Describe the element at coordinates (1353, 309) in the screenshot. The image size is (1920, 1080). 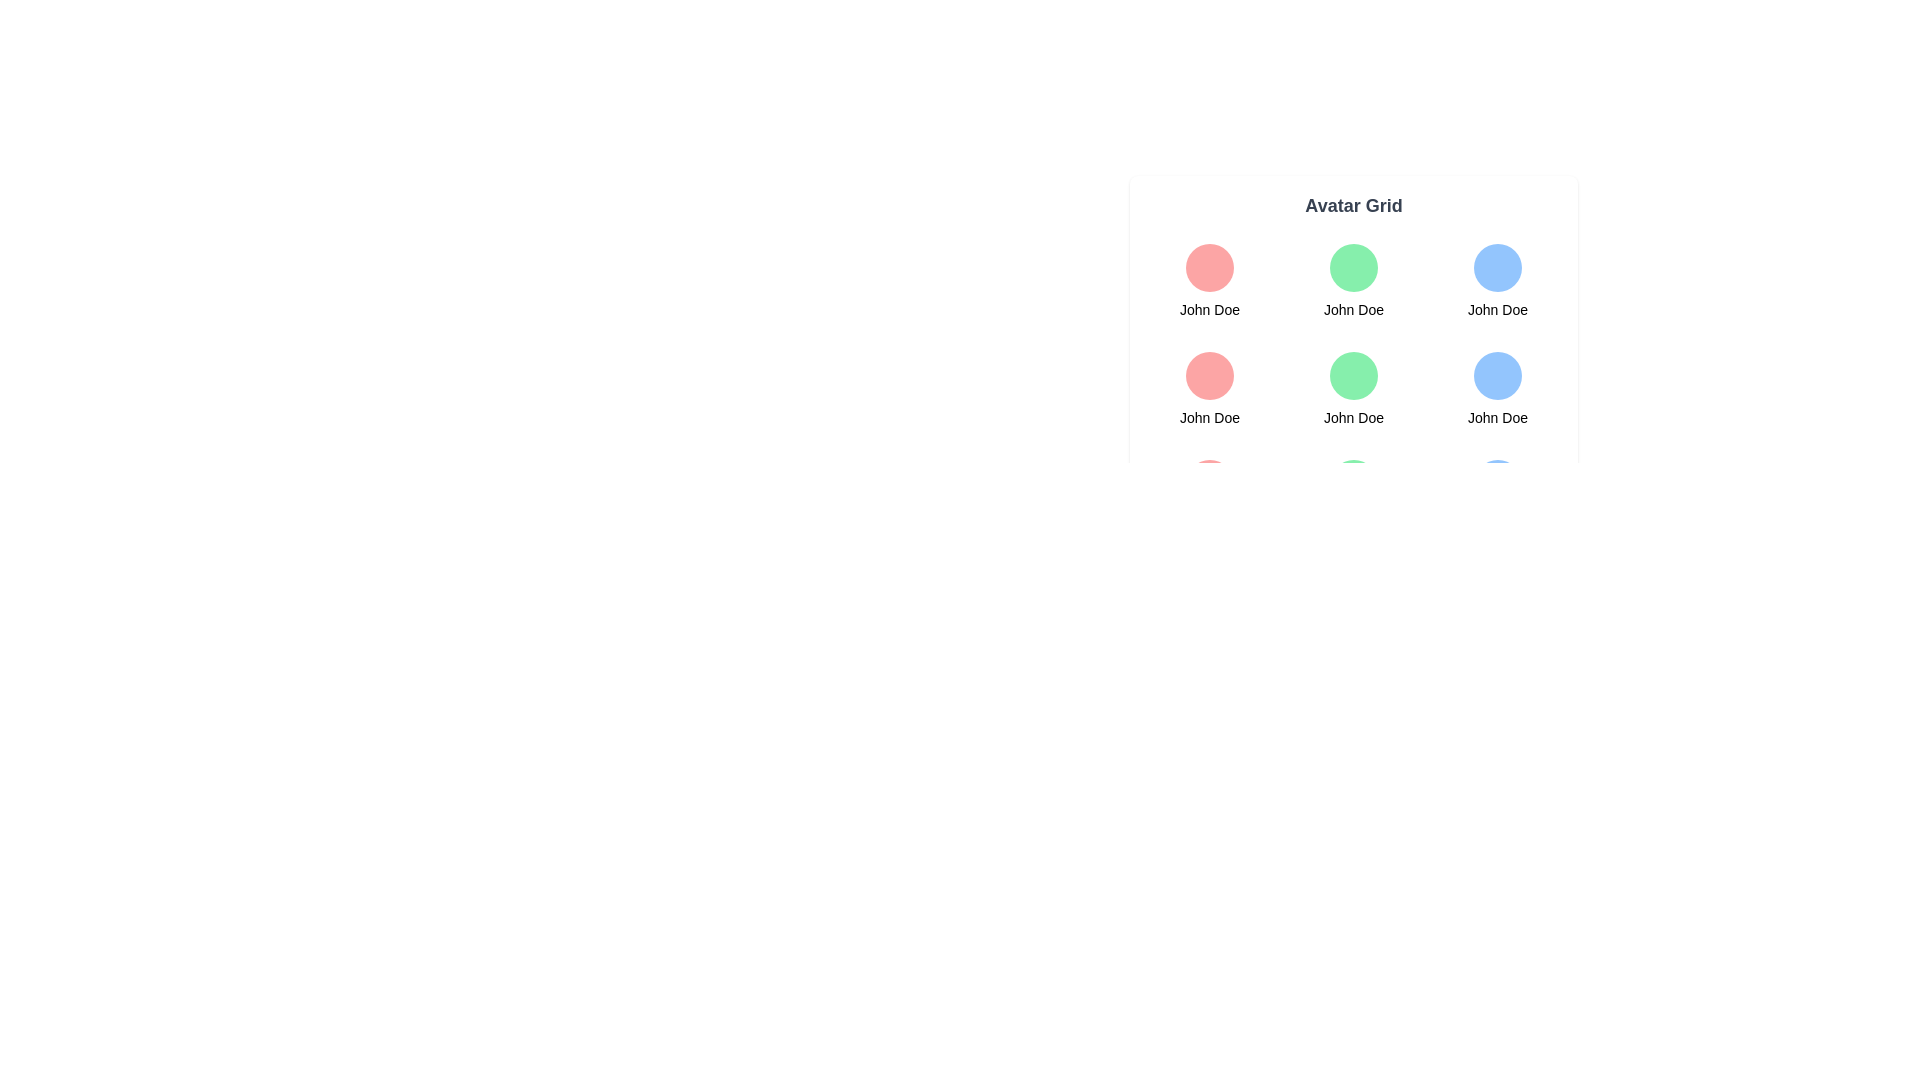
I see `the text label displaying 'John Doe', which is located in the middle of the second column of a 3x3 grid layout, below a circular green avatar` at that location.